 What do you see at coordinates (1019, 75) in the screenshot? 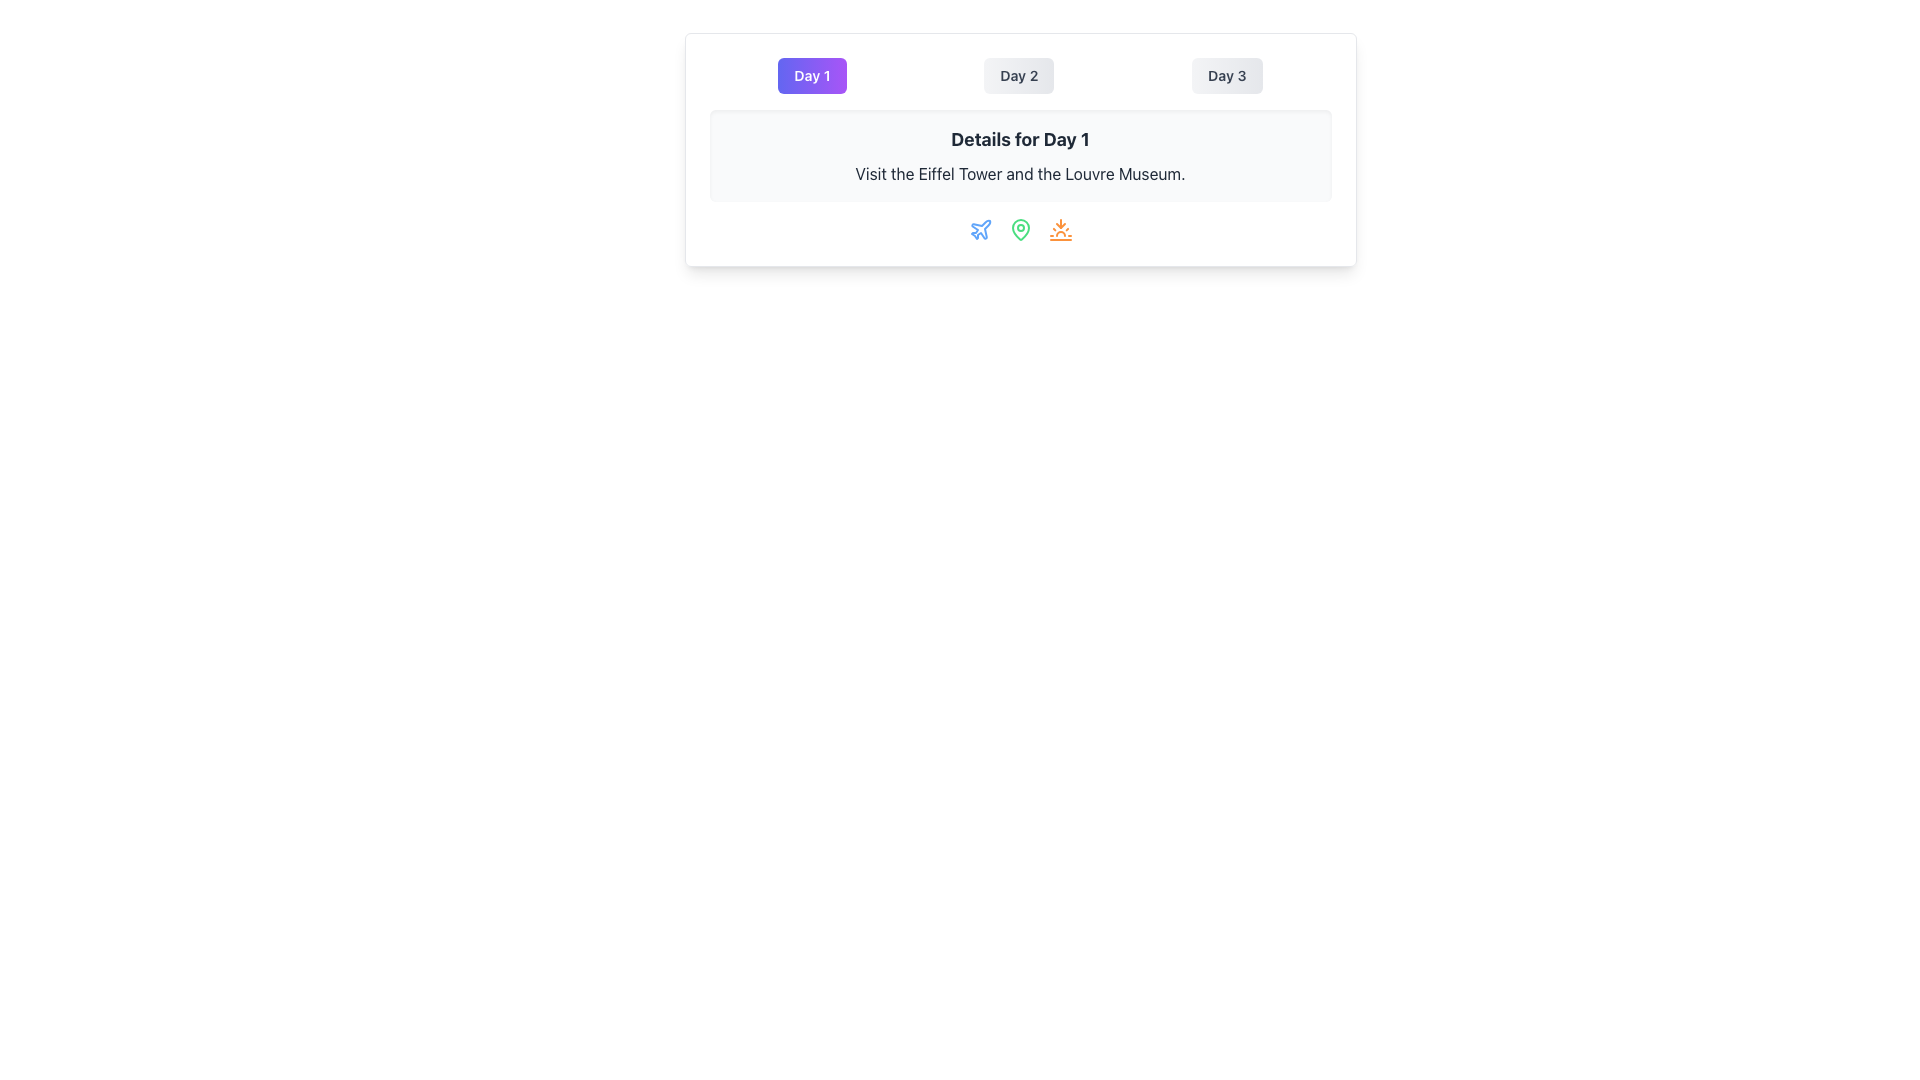
I see `the 'Day 2' button` at bounding box center [1019, 75].